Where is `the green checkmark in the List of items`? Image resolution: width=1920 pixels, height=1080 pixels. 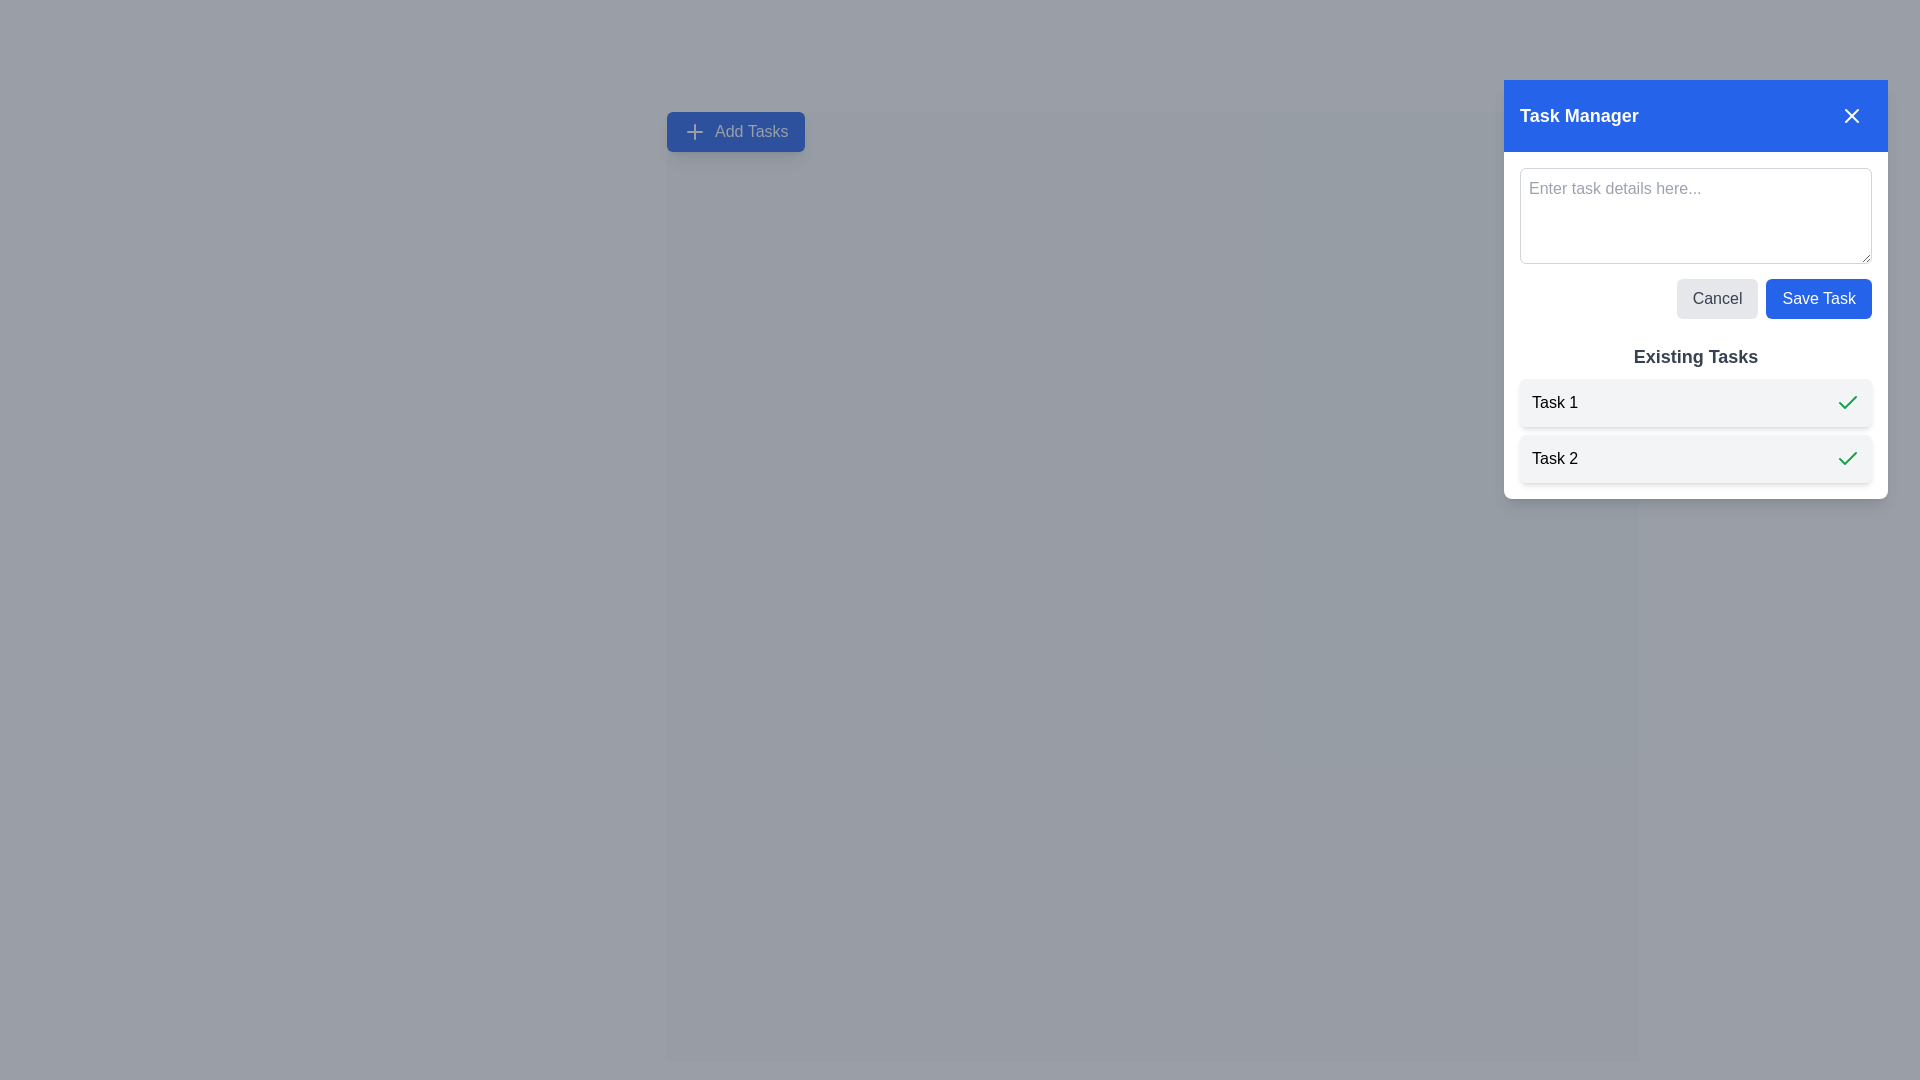
the green checkmark in the List of items is located at coordinates (1694, 430).